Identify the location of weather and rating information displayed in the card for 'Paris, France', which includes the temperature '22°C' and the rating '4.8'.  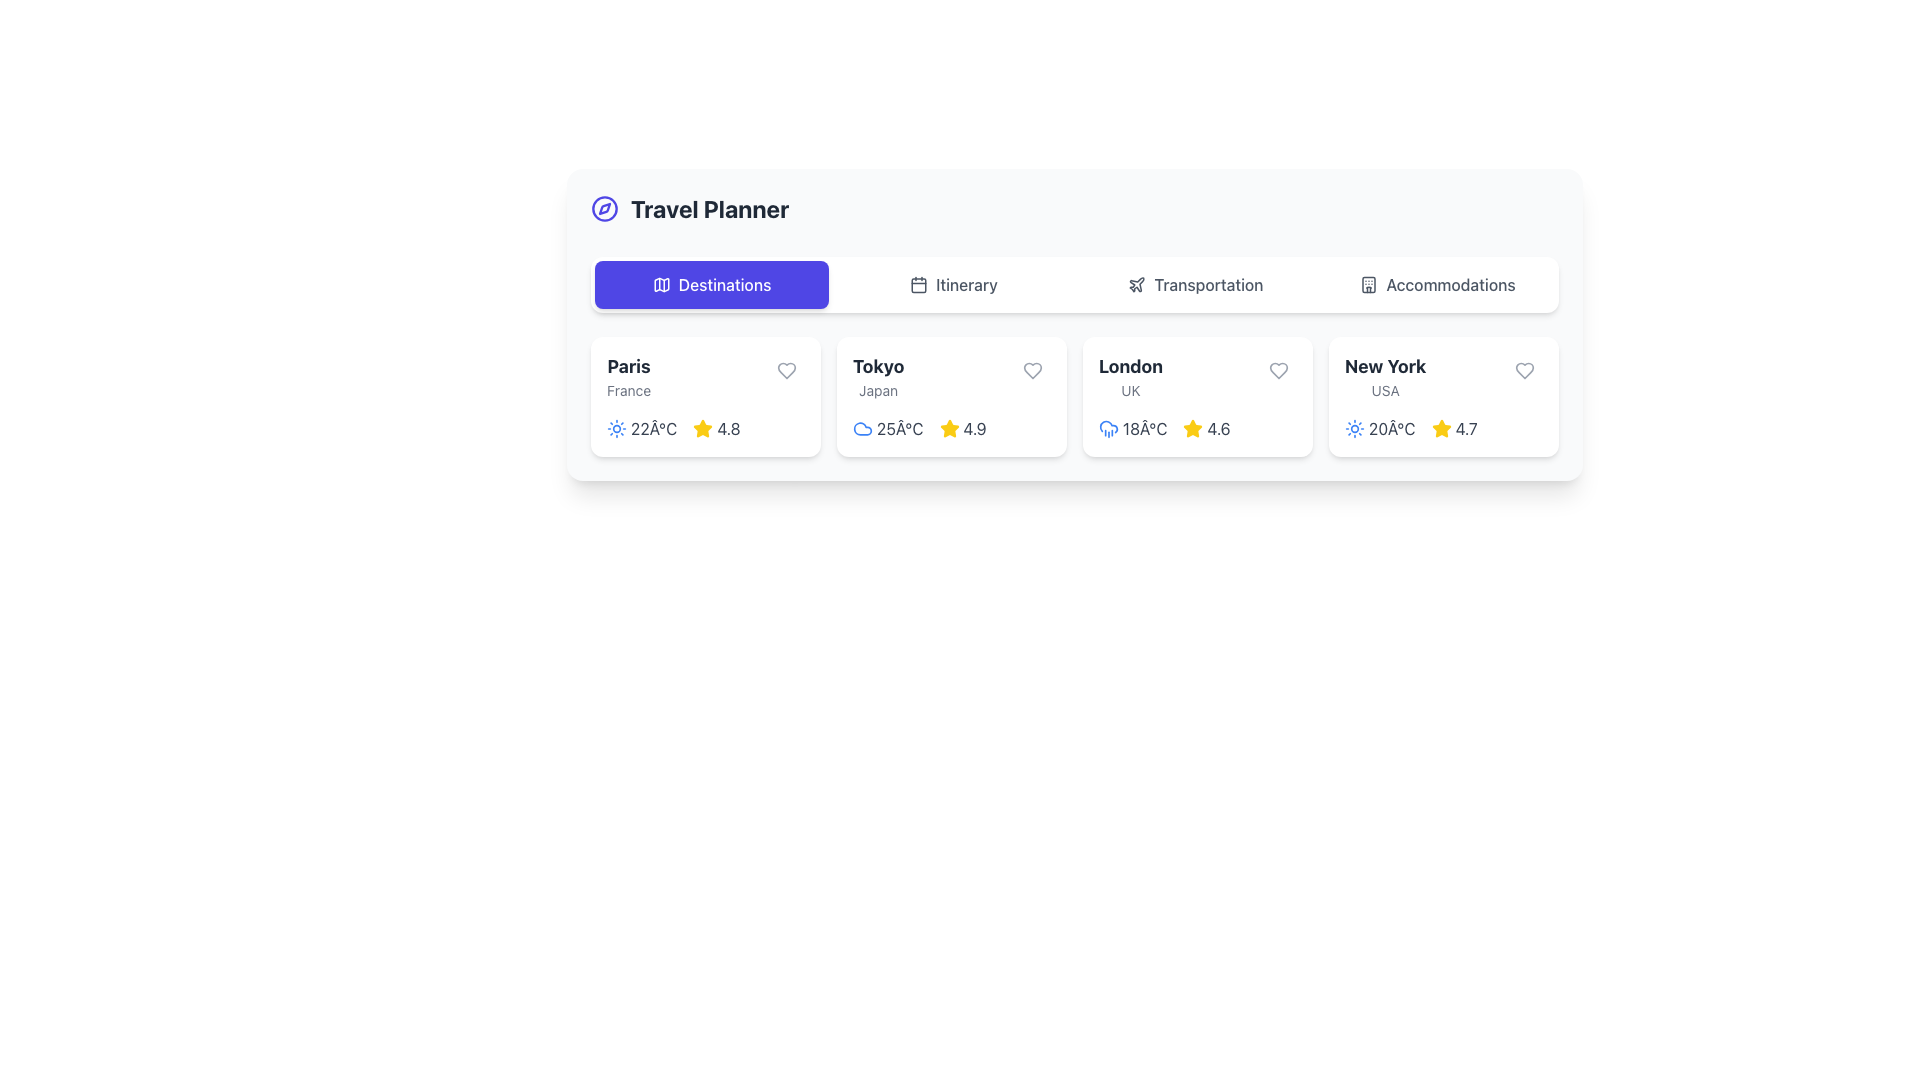
(705, 427).